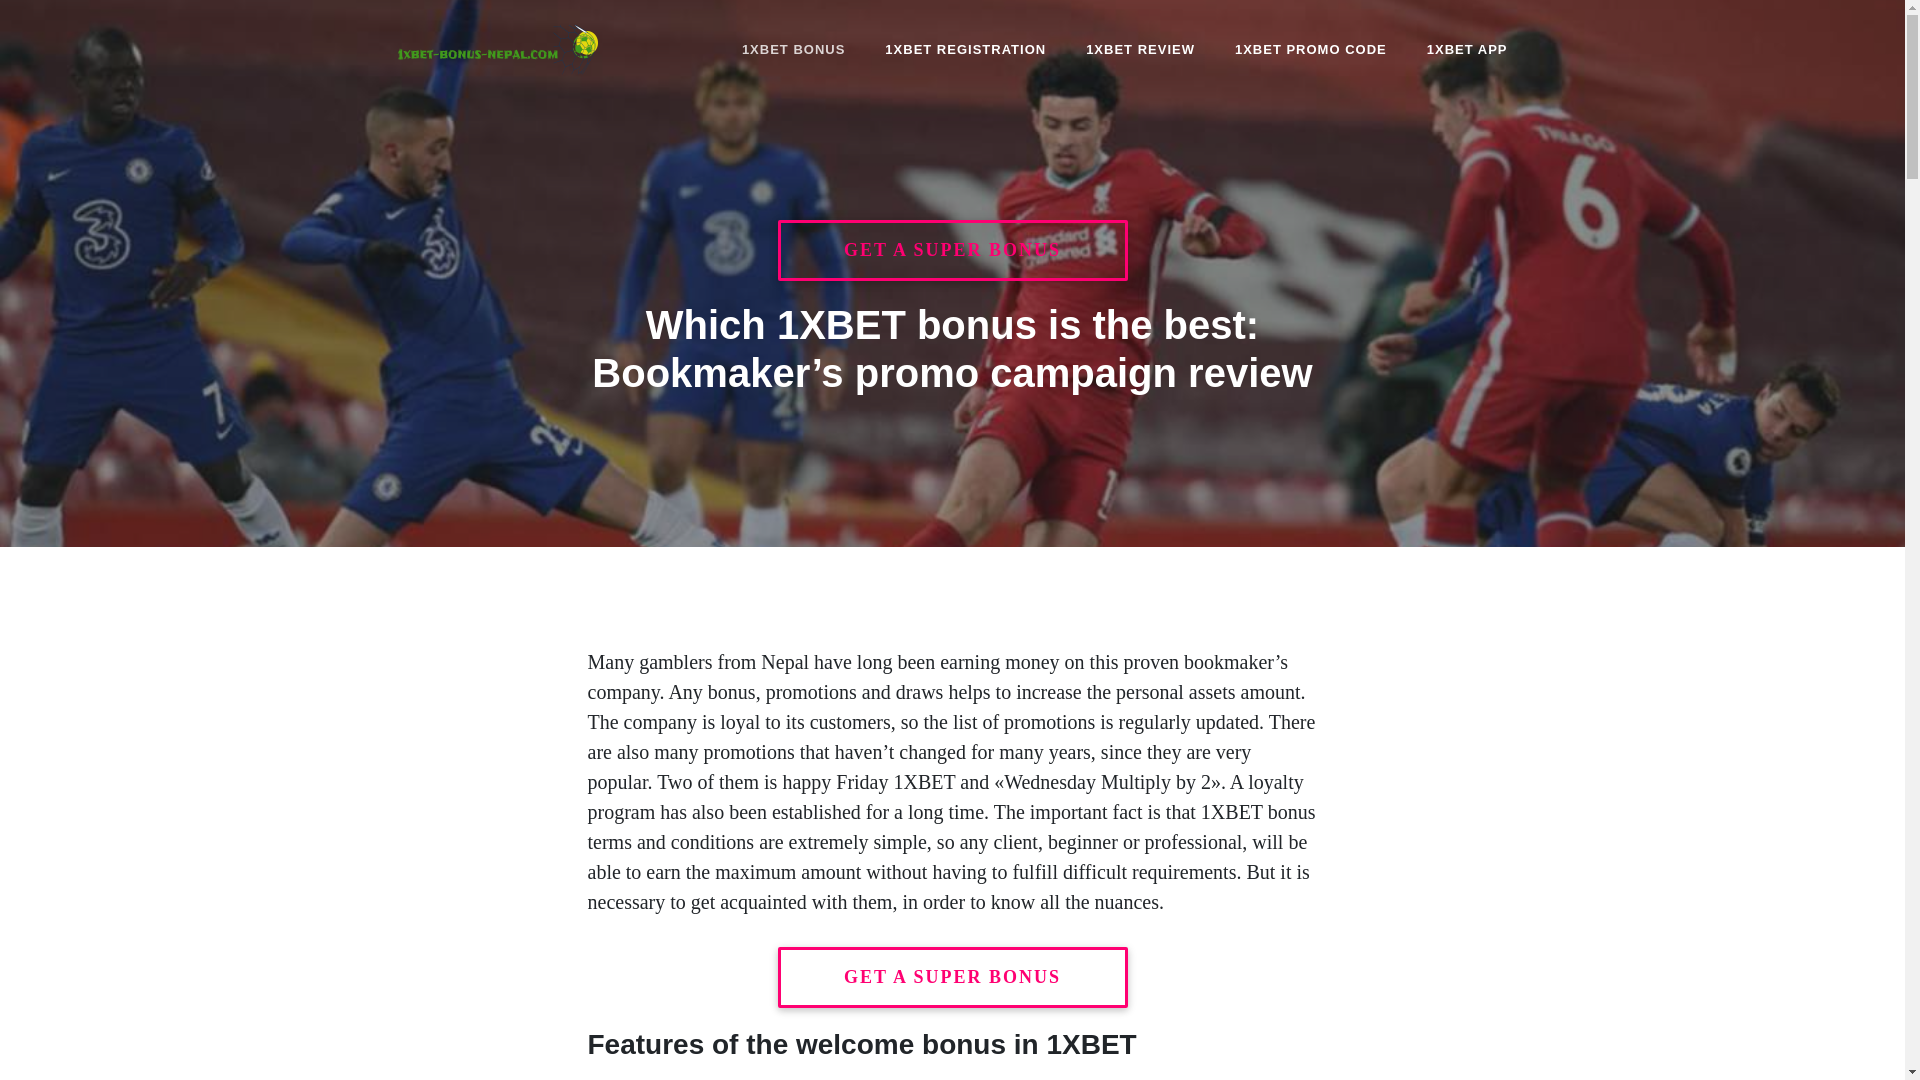 This screenshot has height=1080, width=1920. I want to click on '1XBET REVIEW', so click(1140, 48).